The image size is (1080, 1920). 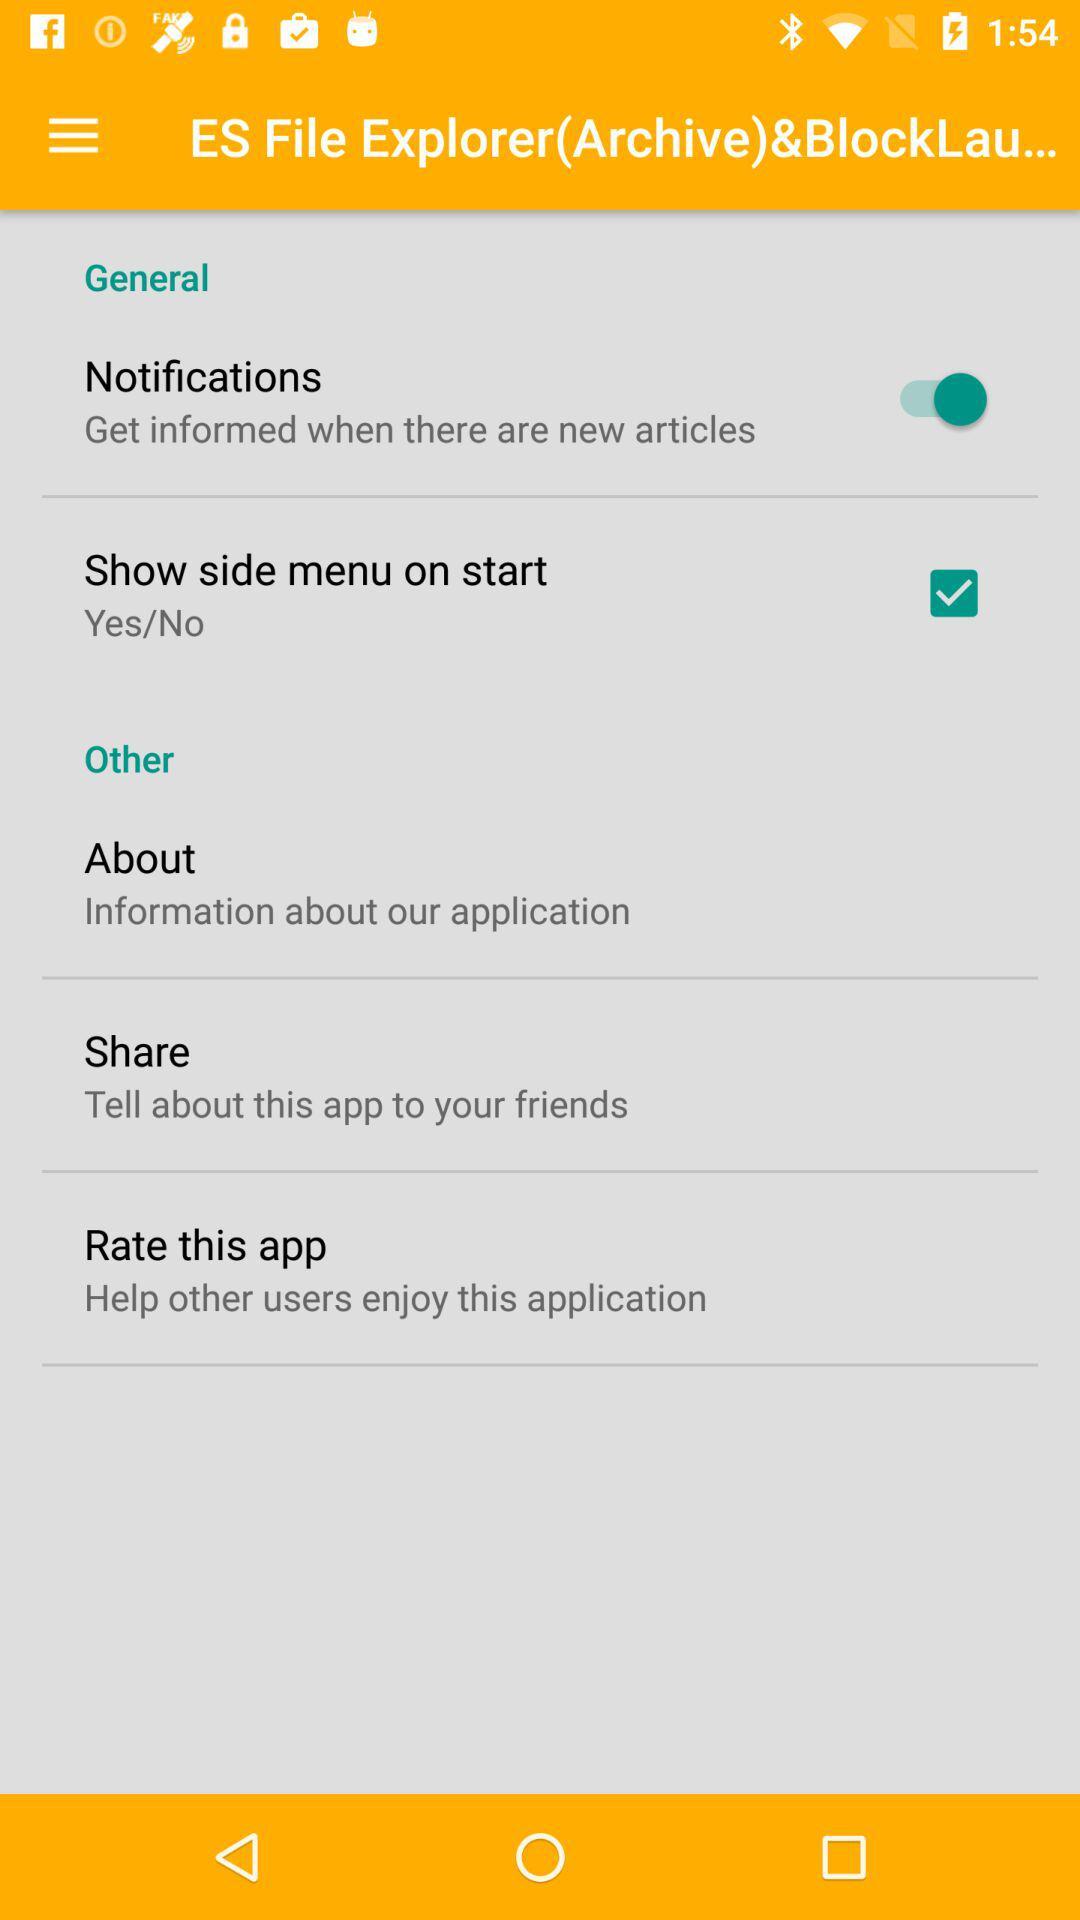 I want to click on the notifications item, so click(x=203, y=374).